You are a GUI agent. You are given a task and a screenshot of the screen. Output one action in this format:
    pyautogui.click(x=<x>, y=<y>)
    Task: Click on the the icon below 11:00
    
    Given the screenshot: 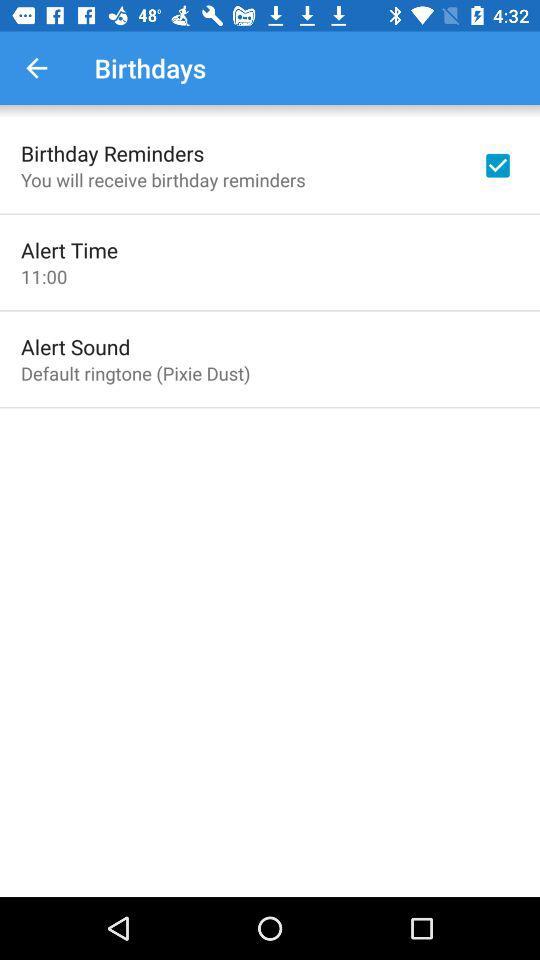 What is the action you would take?
    pyautogui.click(x=74, y=346)
    